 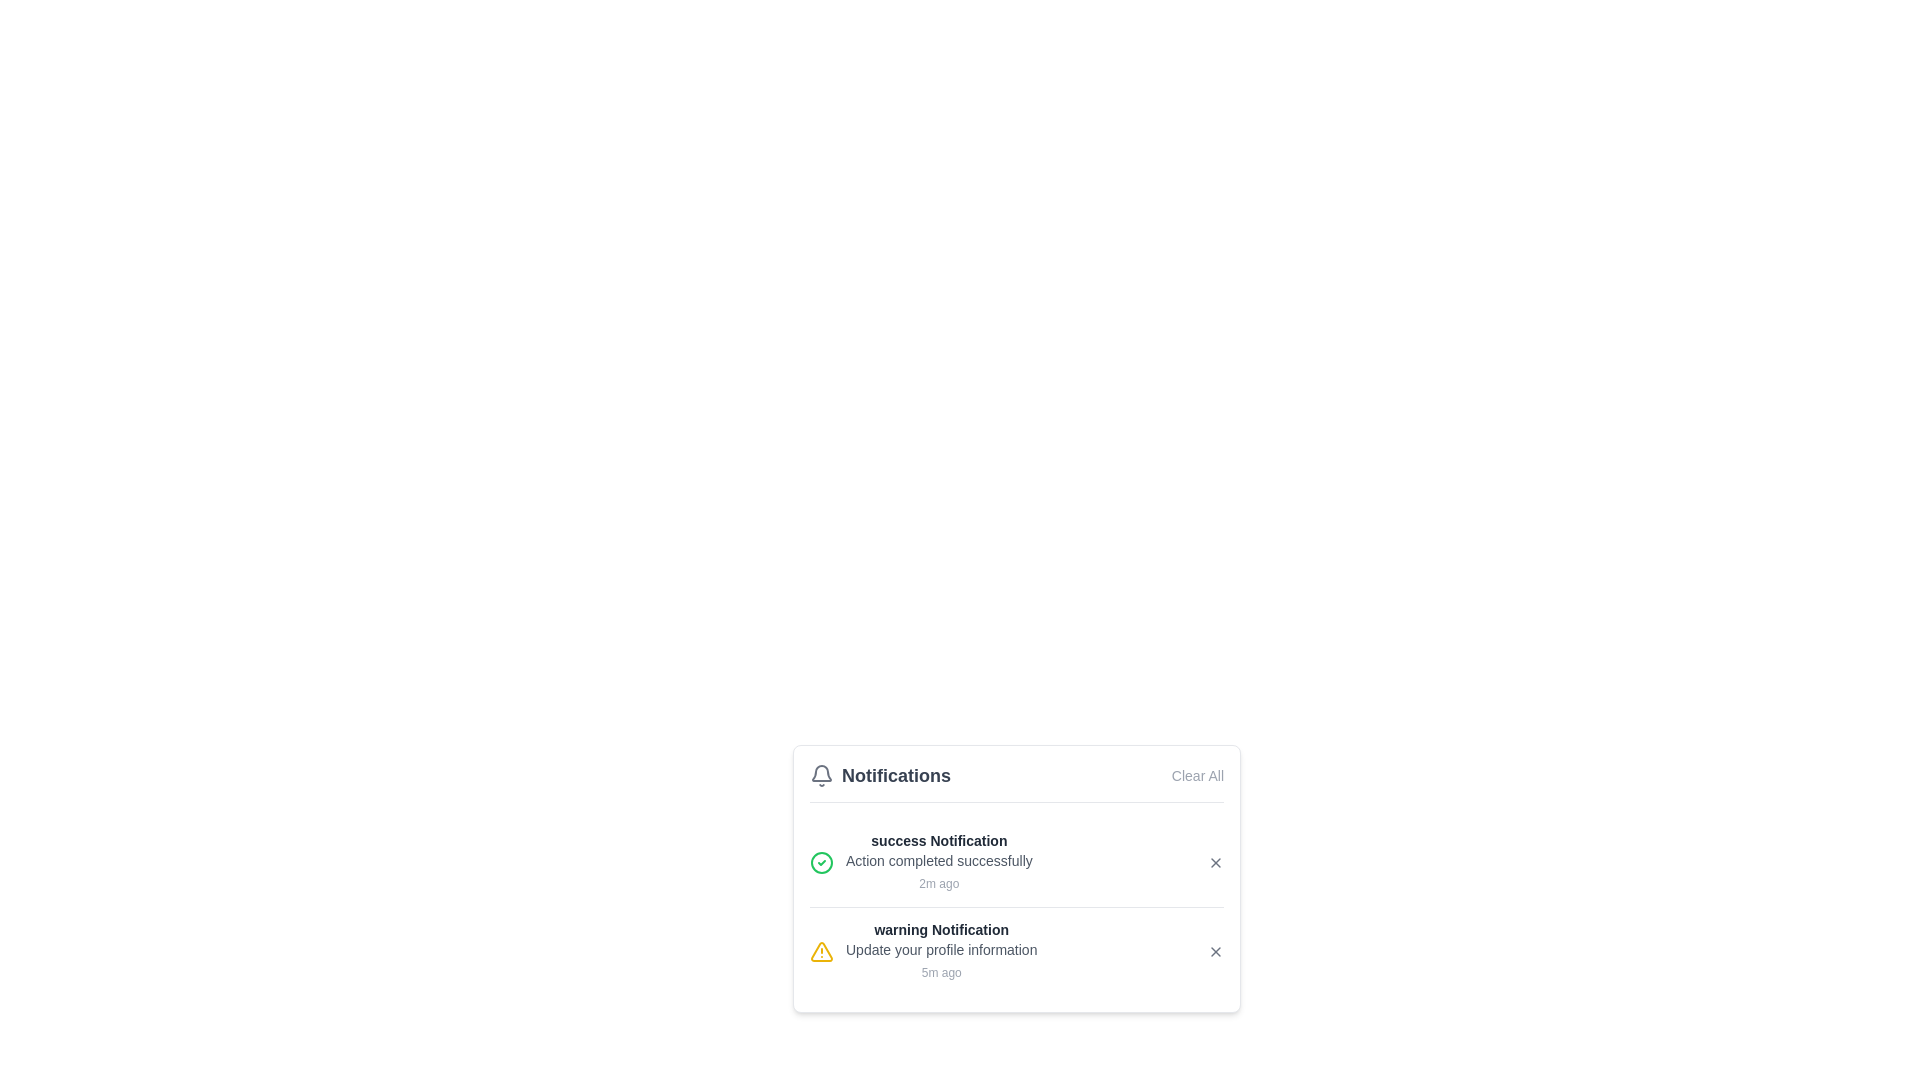 What do you see at coordinates (1197, 774) in the screenshot?
I see `the 'Clear All' button located in the top right corner of the notifications header bar to clear all notifications` at bounding box center [1197, 774].